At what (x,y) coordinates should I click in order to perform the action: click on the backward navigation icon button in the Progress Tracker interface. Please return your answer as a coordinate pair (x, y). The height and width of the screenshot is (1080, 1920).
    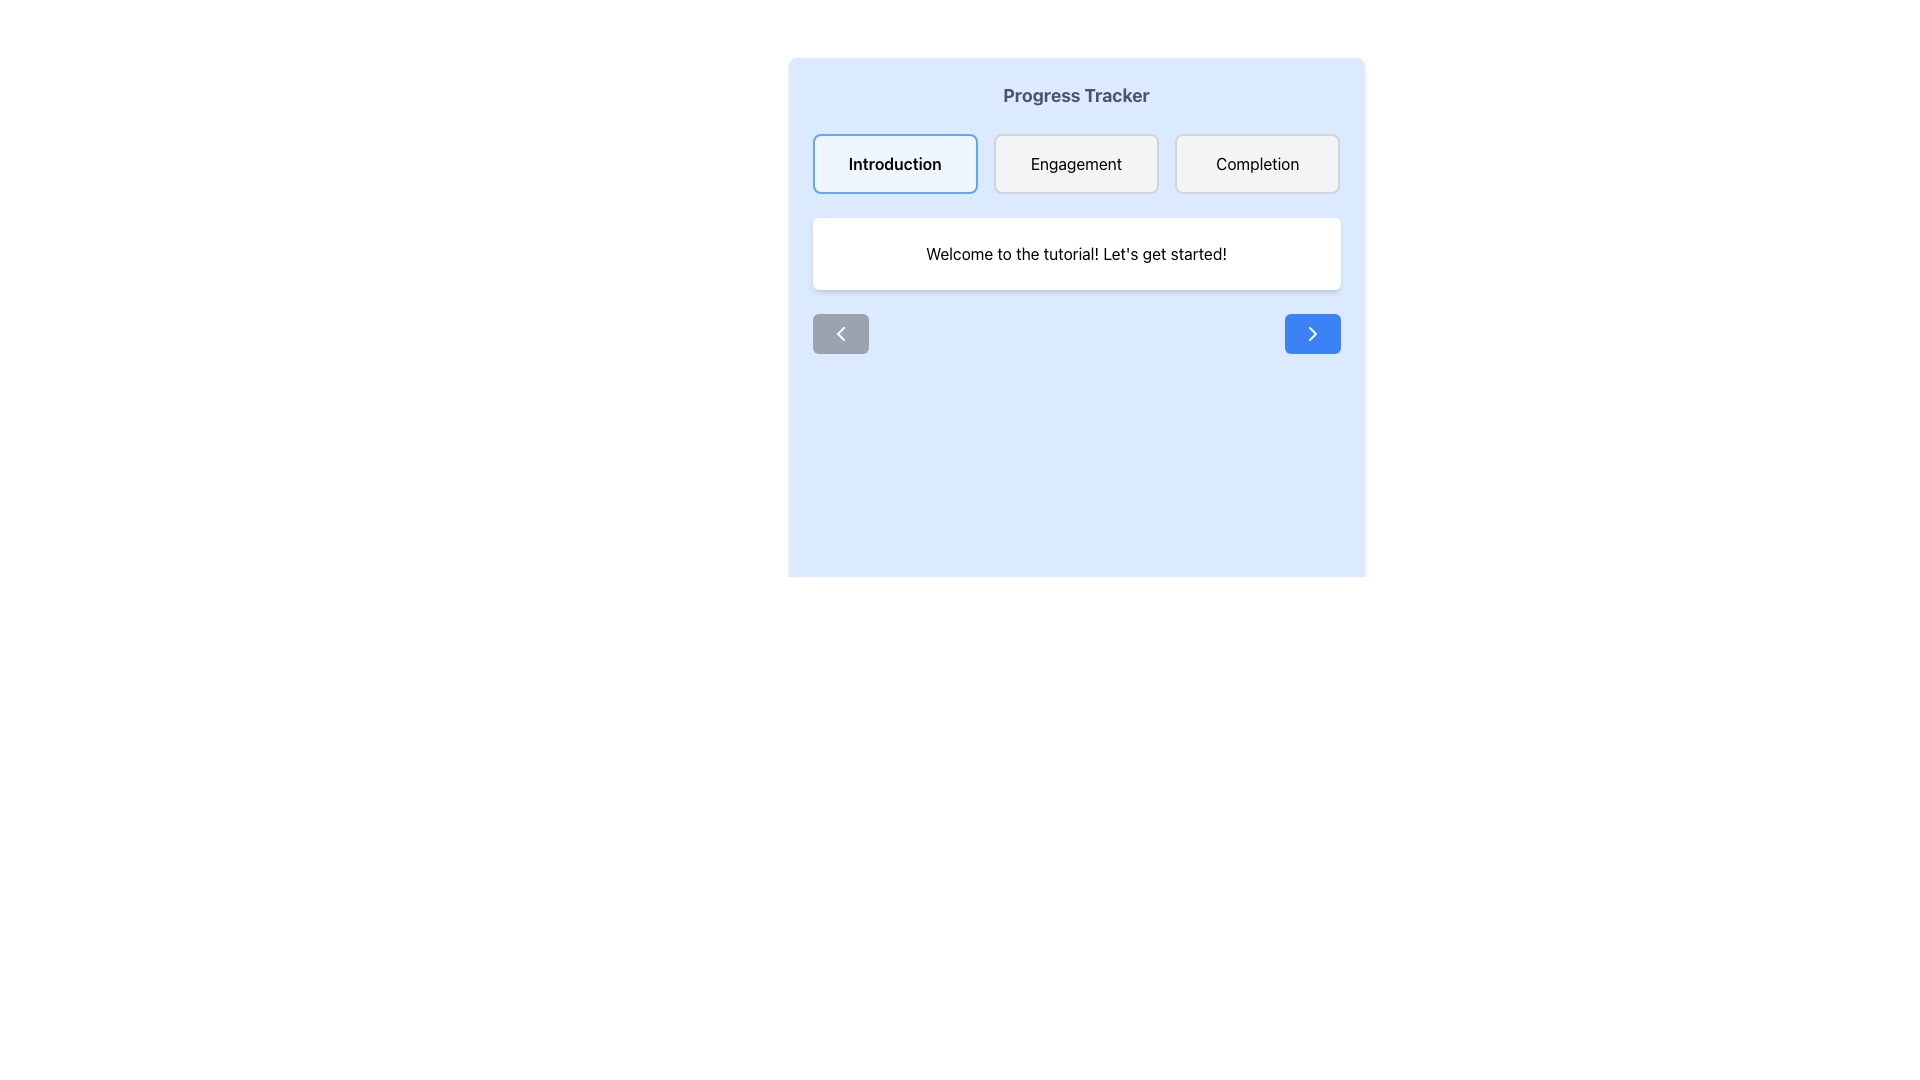
    Looking at the image, I should click on (840, 333).